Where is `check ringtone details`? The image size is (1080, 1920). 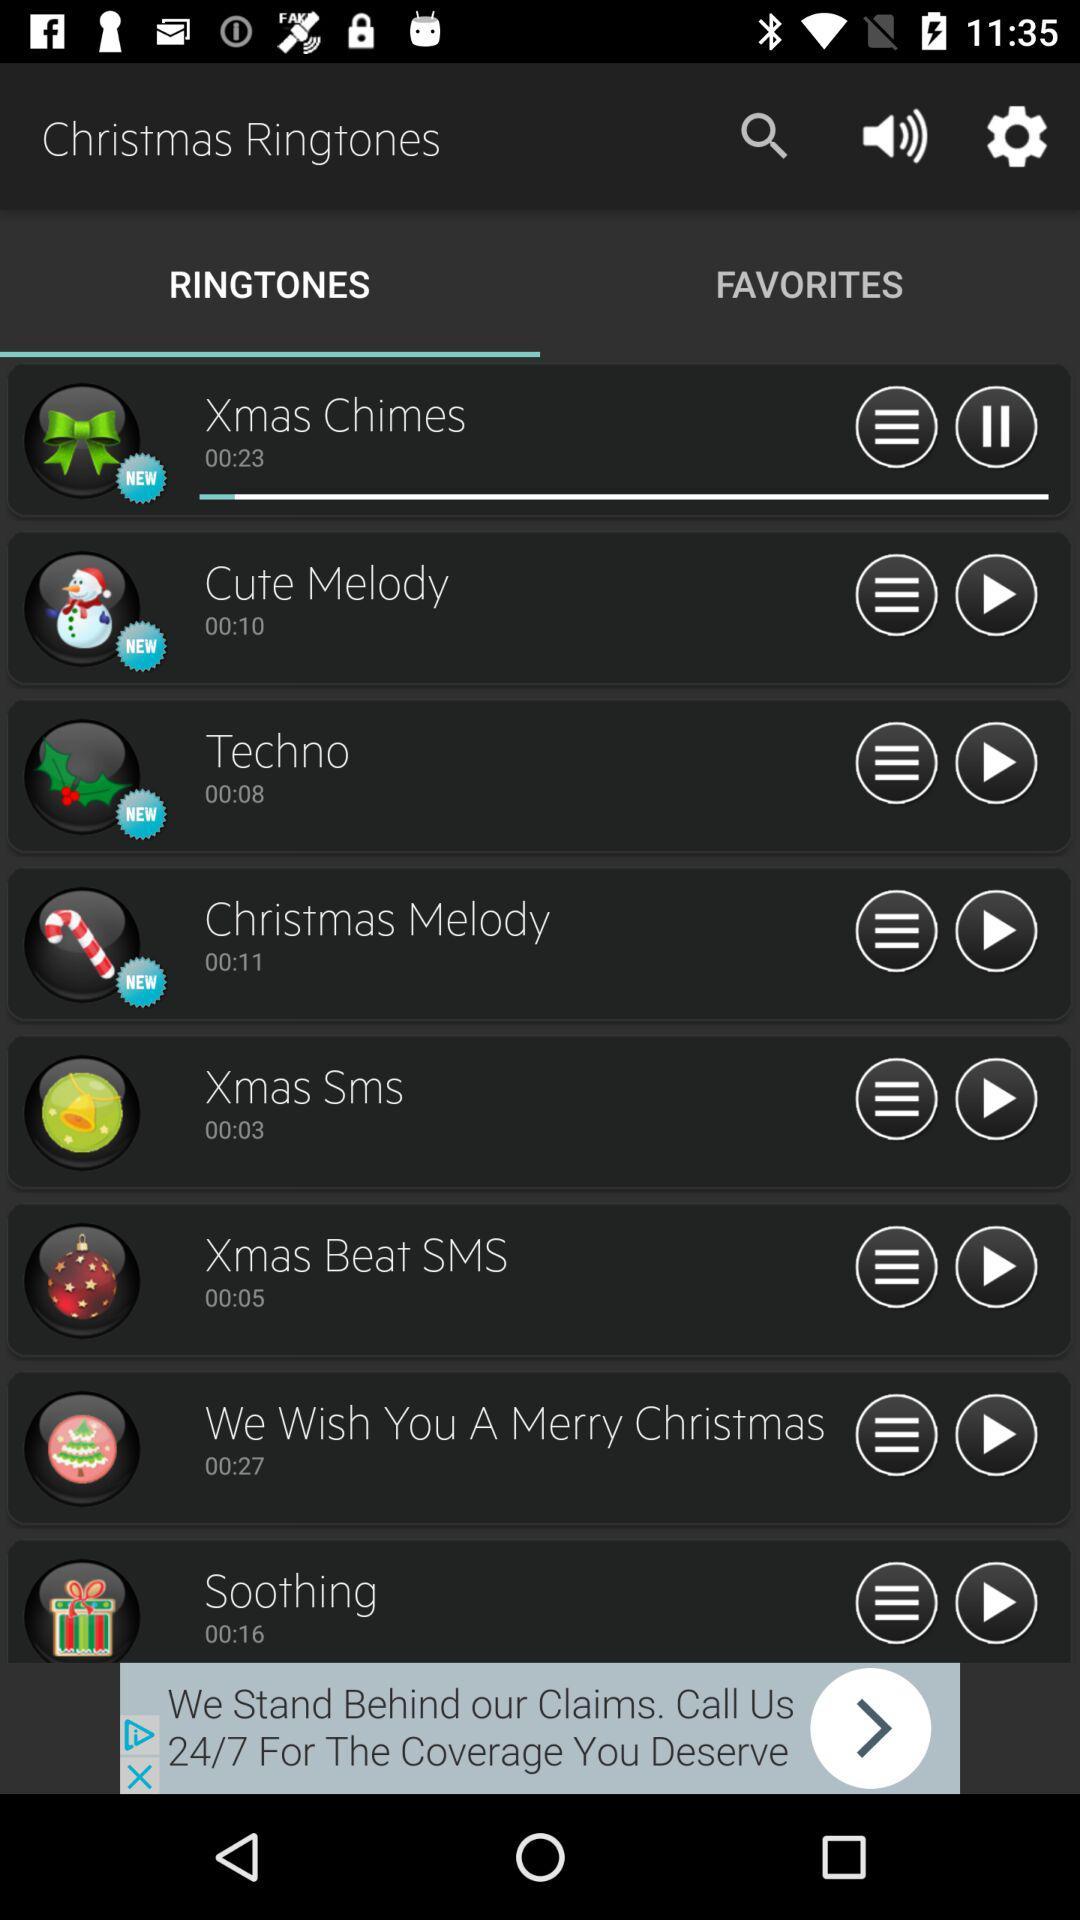 check ringtone details is located at coordinates (895, 1267).